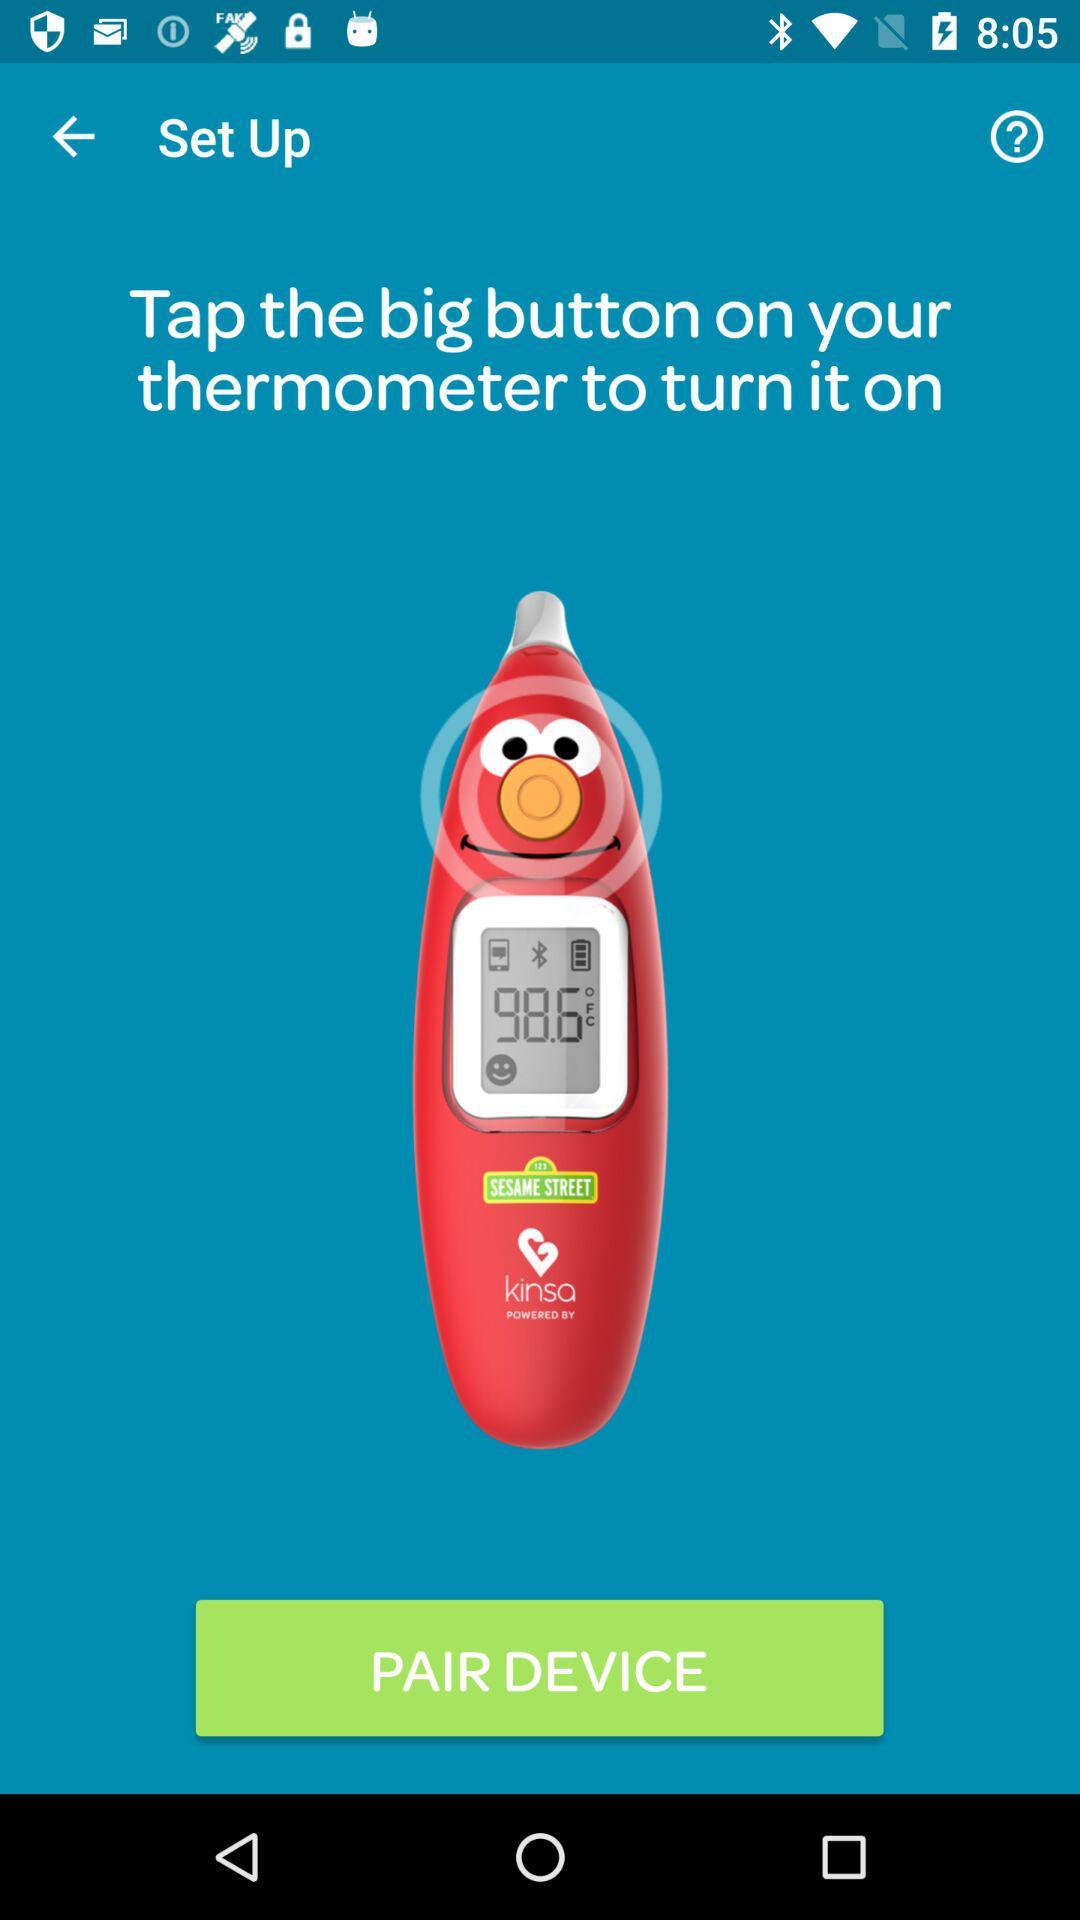  Describe the element at coordinates (1017, 135) in the screenshot. I see `the icon above tap the big` at that location.